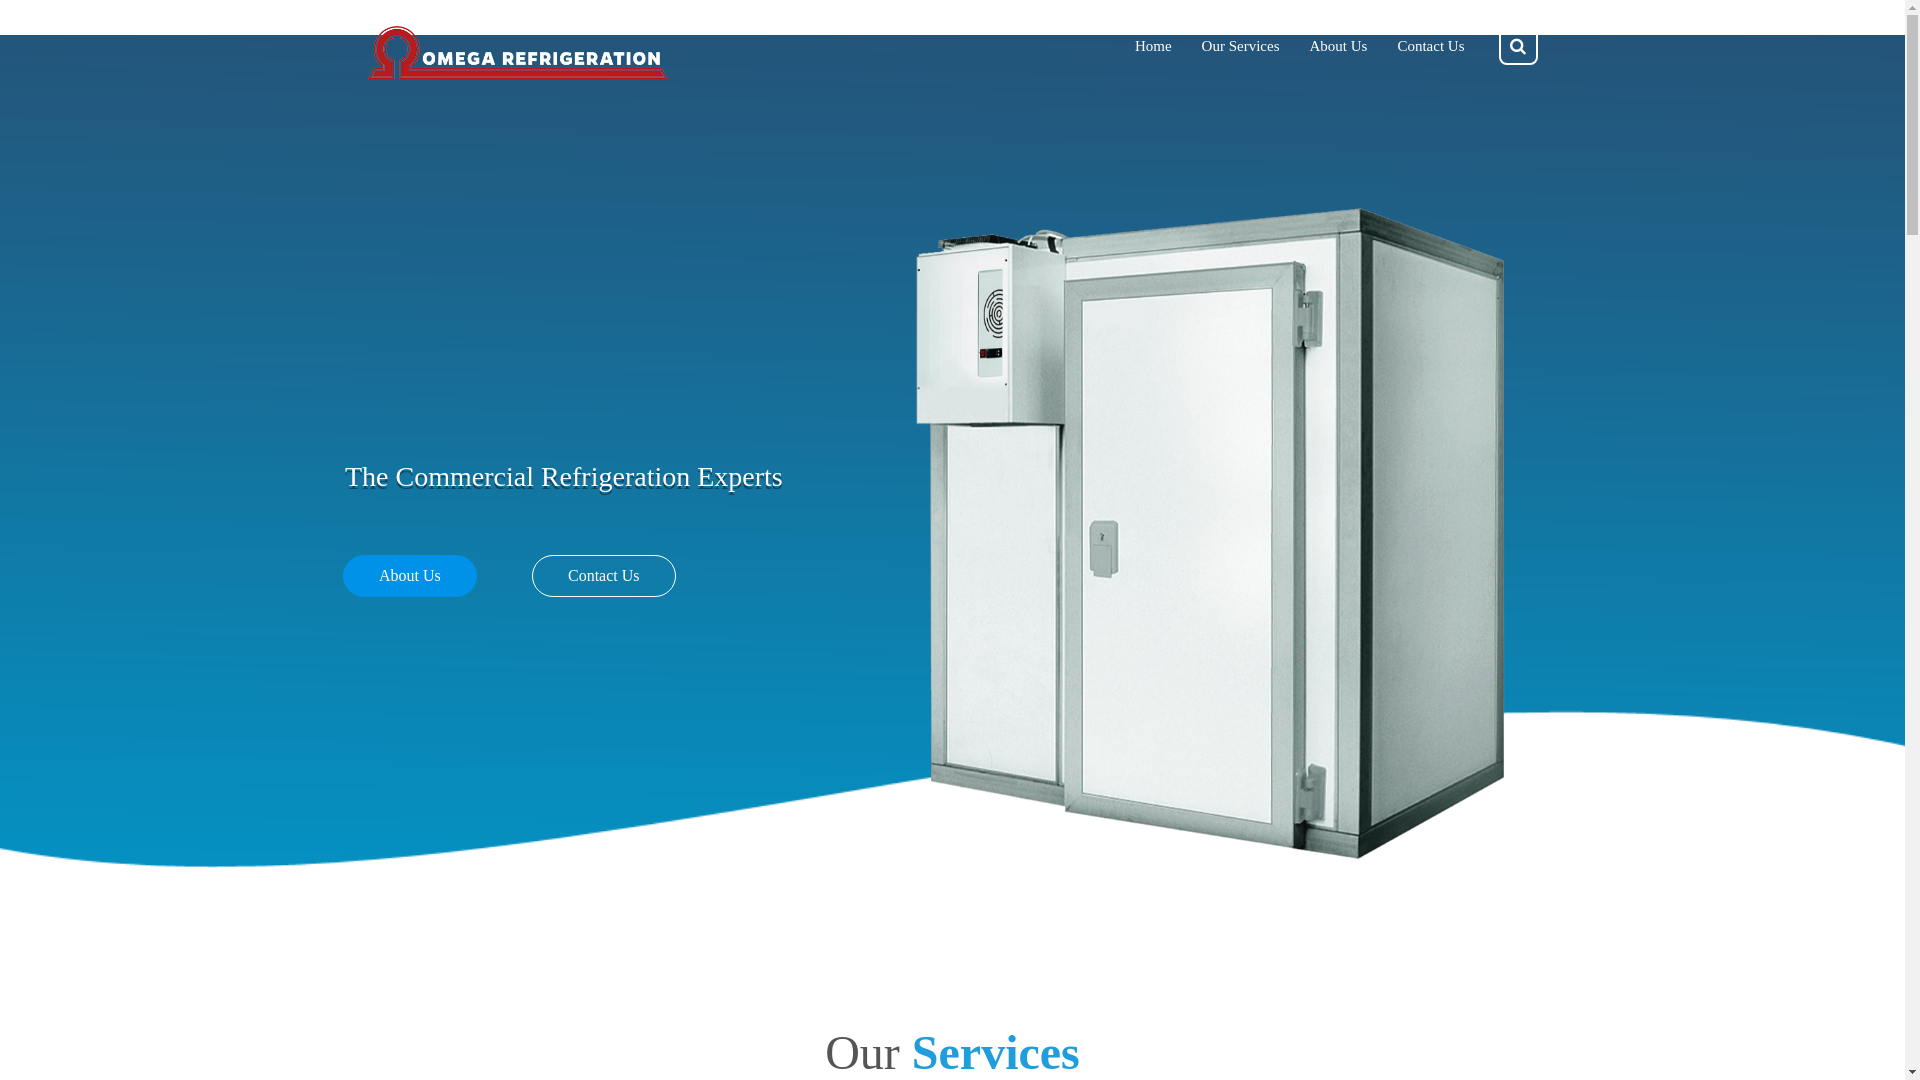 This screenshot has width=1920, height=1080. What do you see at coordinates (1429, 45) in the screenshot?
I see `'Contact Us'` at bounding box center [1429, 45].